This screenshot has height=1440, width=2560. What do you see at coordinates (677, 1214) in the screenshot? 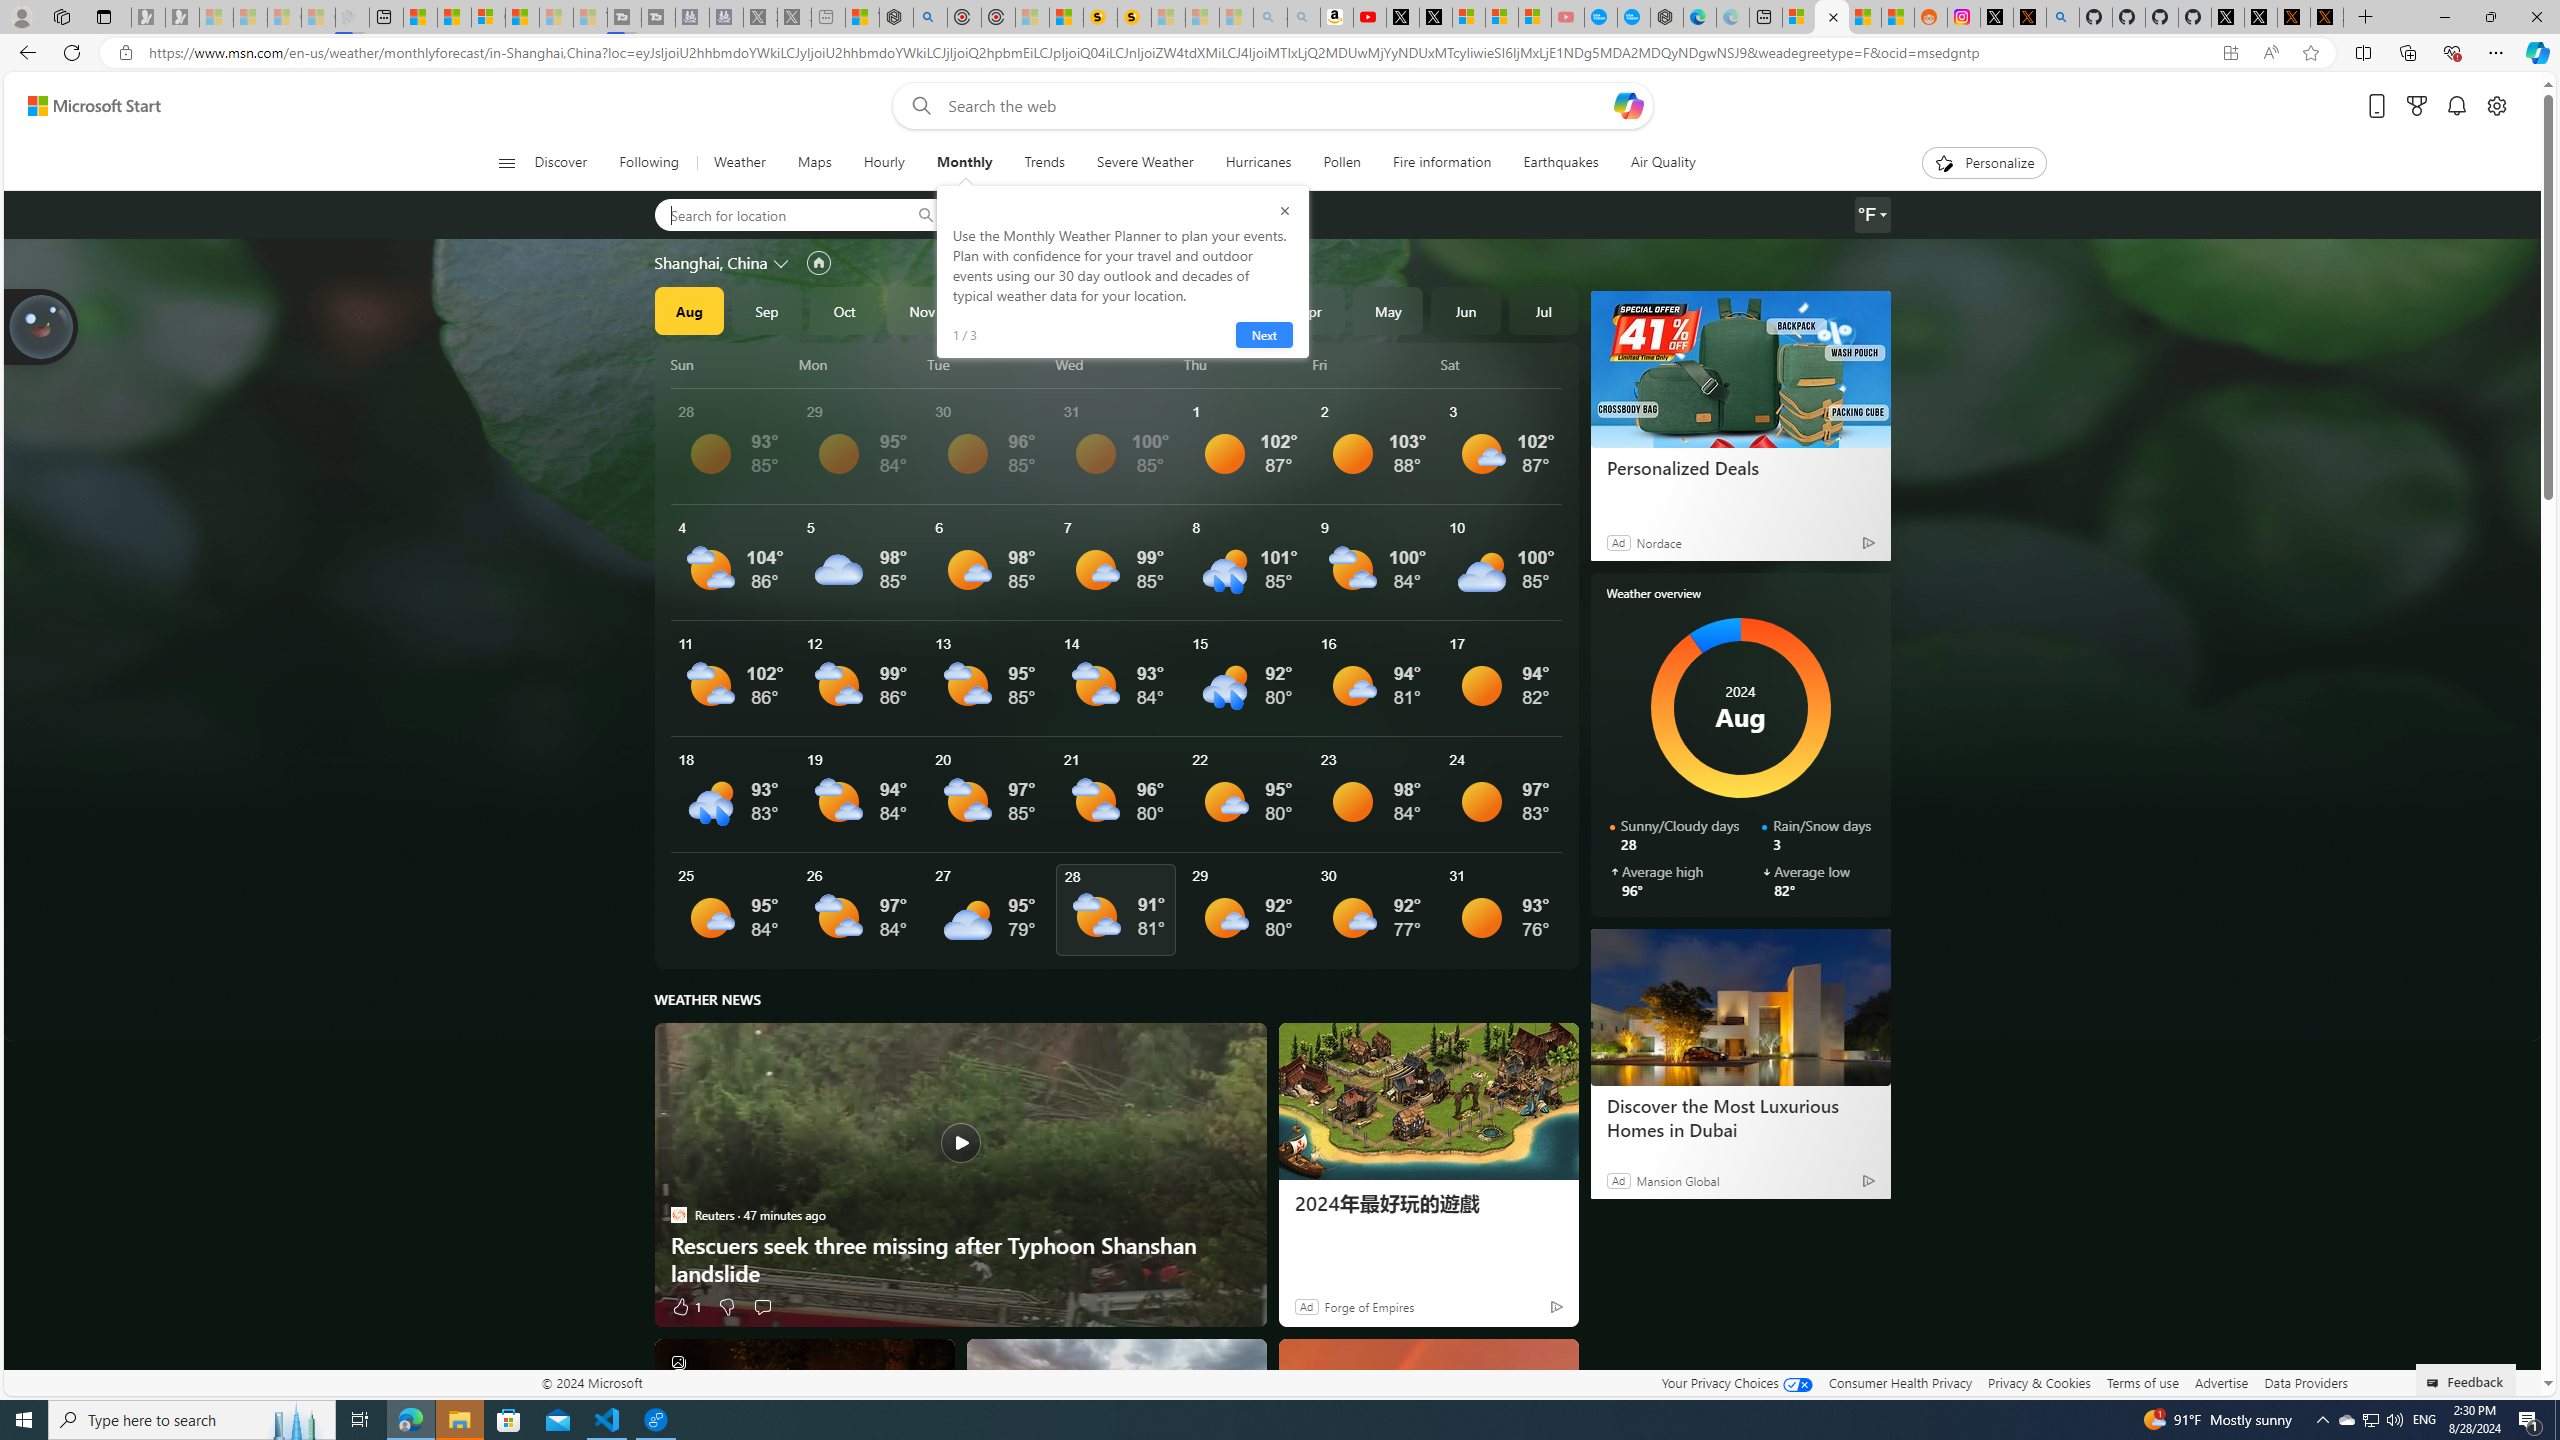
I see `'Reuters'` at bounding box center [677, 1214].